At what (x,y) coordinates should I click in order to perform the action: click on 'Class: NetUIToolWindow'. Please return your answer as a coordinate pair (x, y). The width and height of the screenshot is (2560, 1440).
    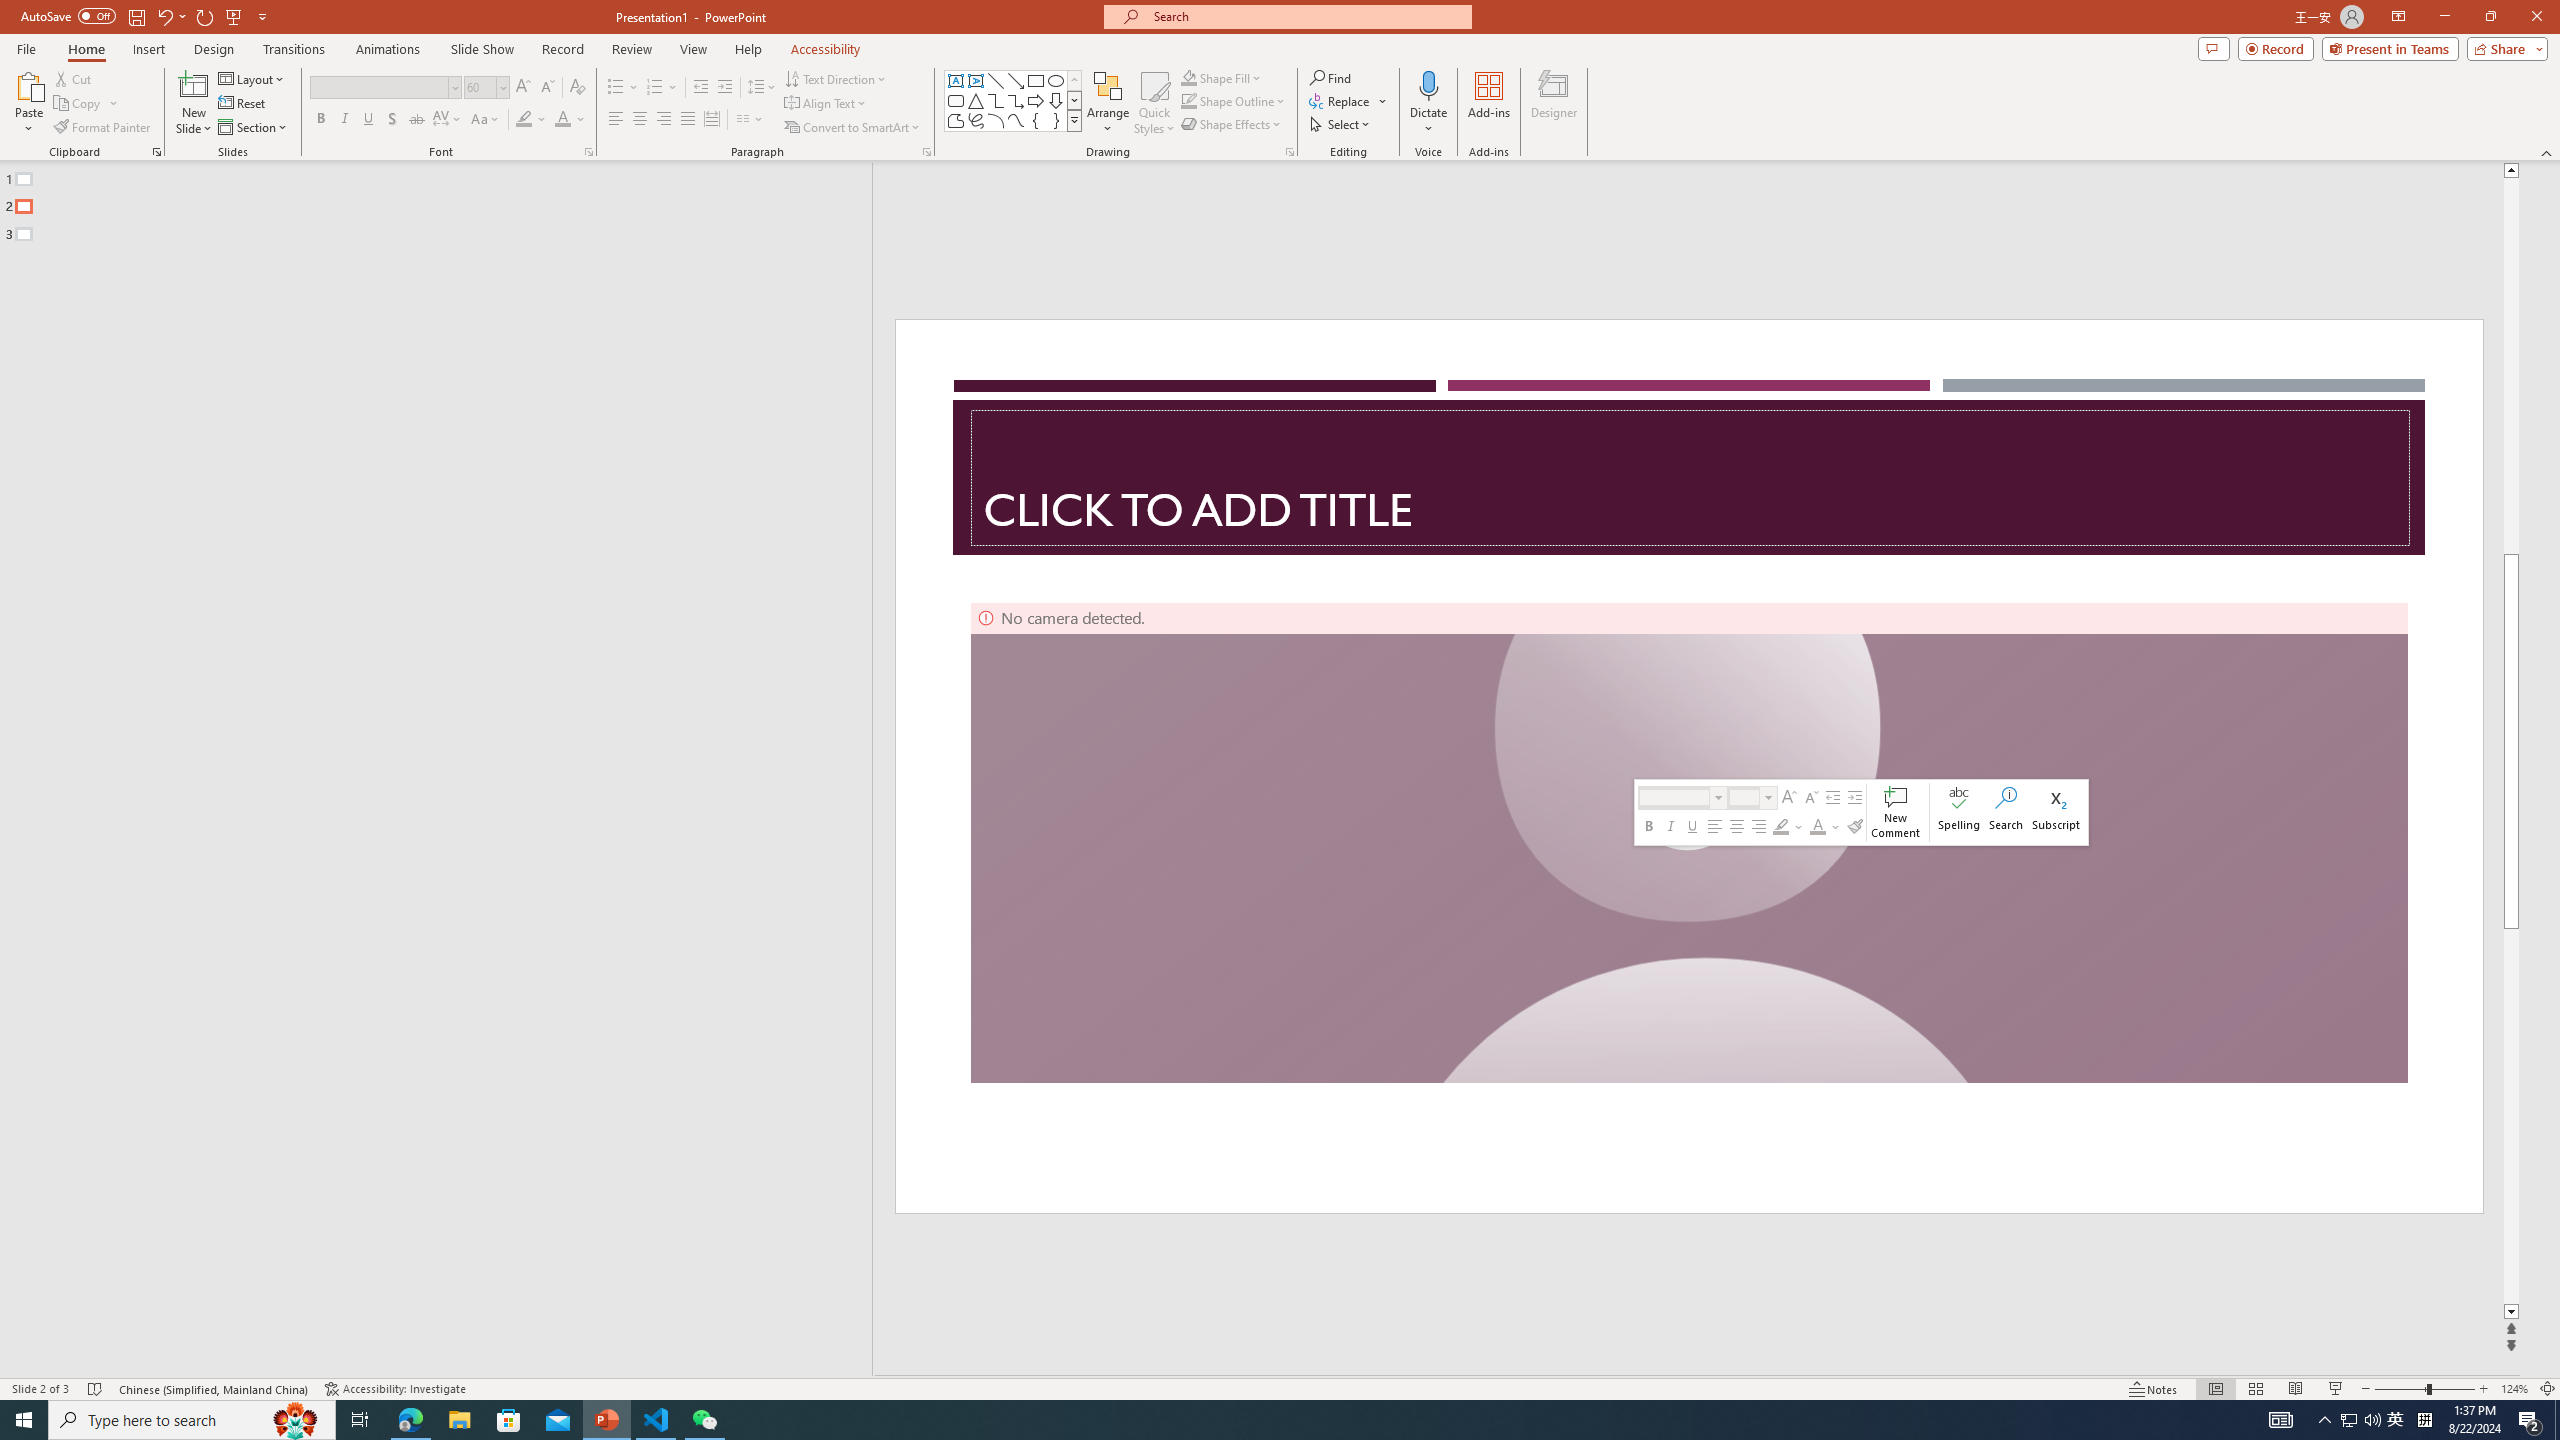
    Looking at the image, I should click on (1860, 811).